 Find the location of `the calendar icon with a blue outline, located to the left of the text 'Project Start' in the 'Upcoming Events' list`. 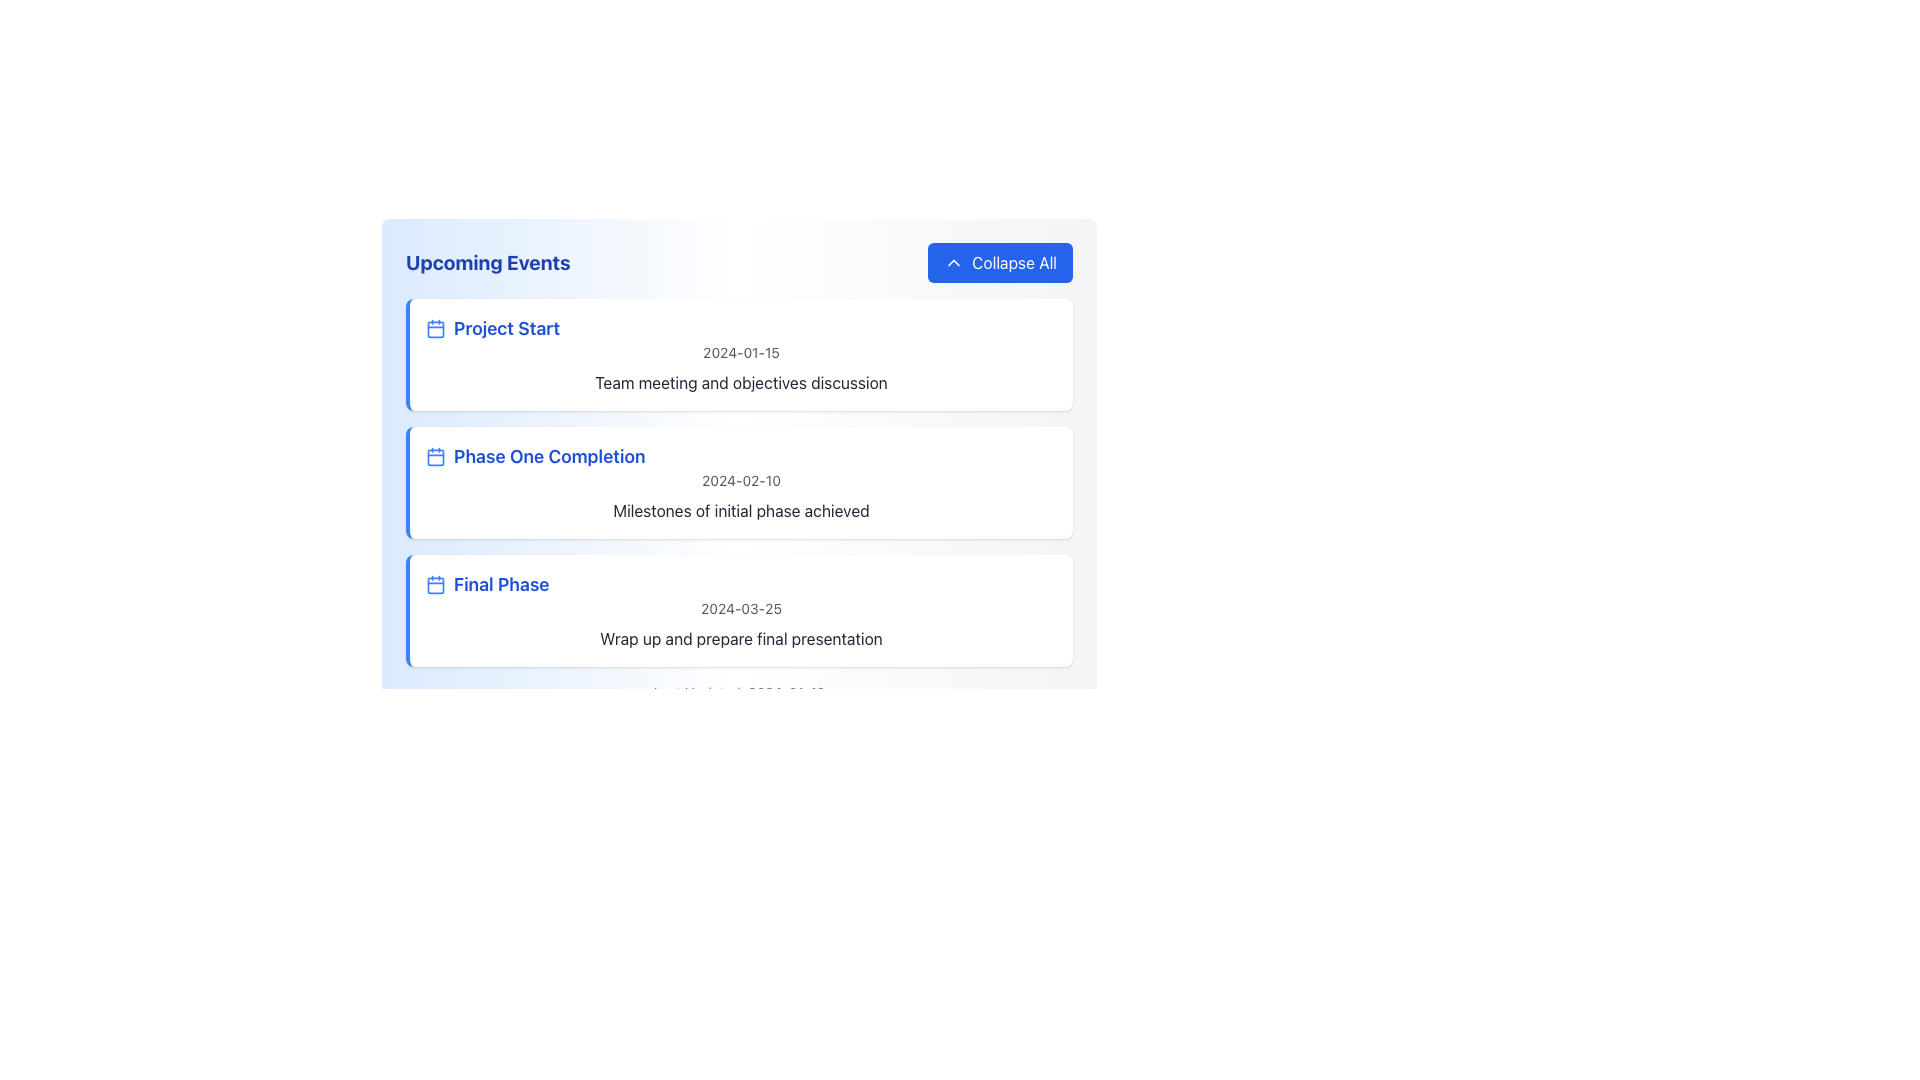

the calendar icon with a blue outline, located to the left of the text 'Project Start' in the 'Upcoming Events' list is located at coordinates (435, 327).